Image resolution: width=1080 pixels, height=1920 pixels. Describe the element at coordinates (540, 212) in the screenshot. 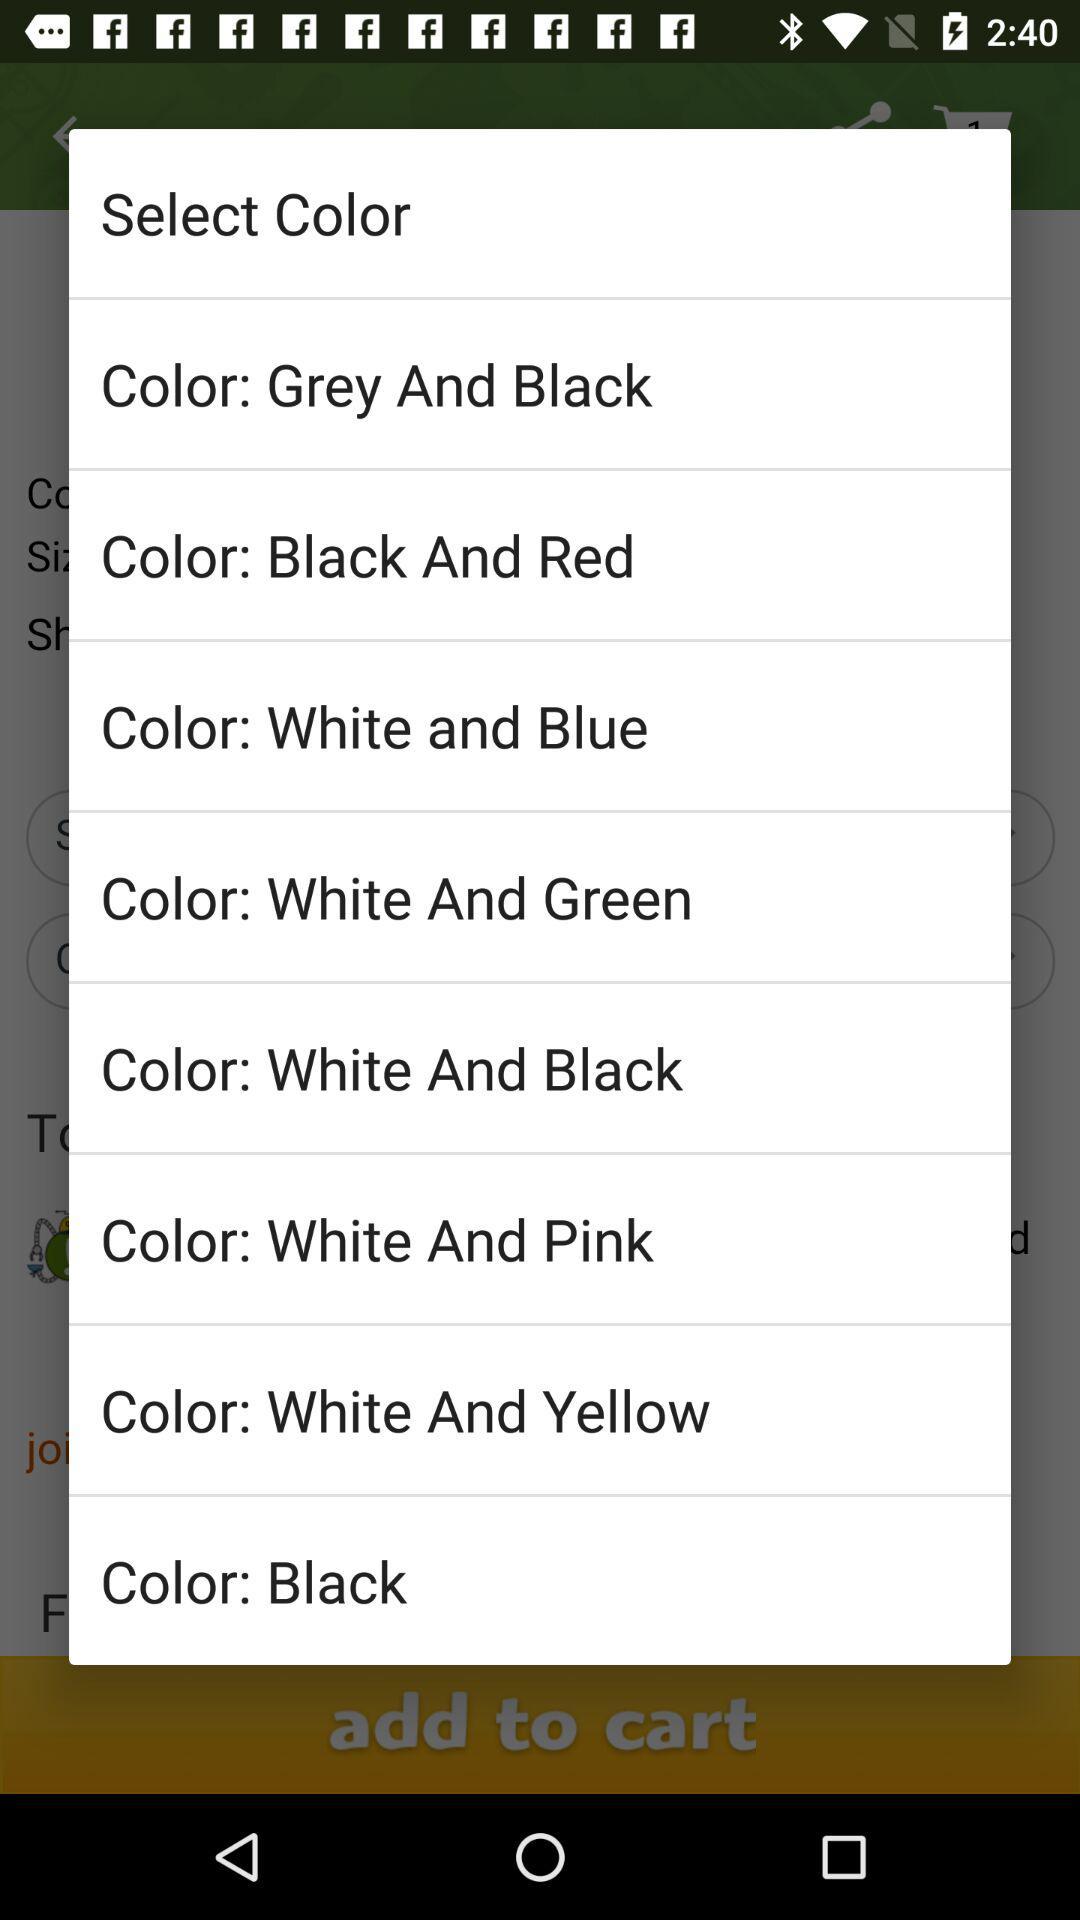

I see `the icon above color grey and` at that location.